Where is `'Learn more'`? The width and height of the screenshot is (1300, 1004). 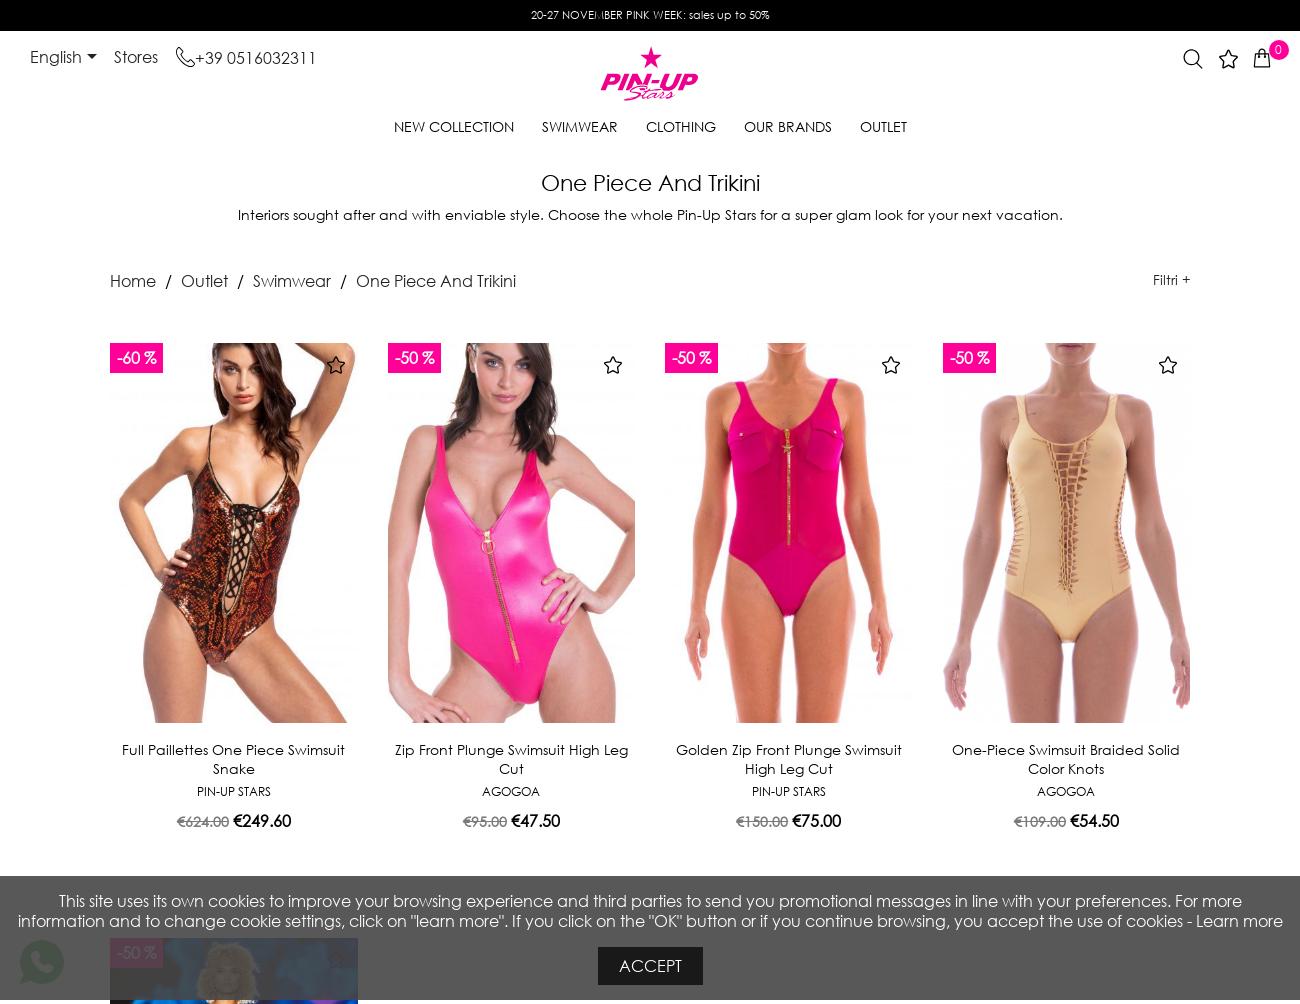 'Learn more' is located at coordinates (1237, 919).